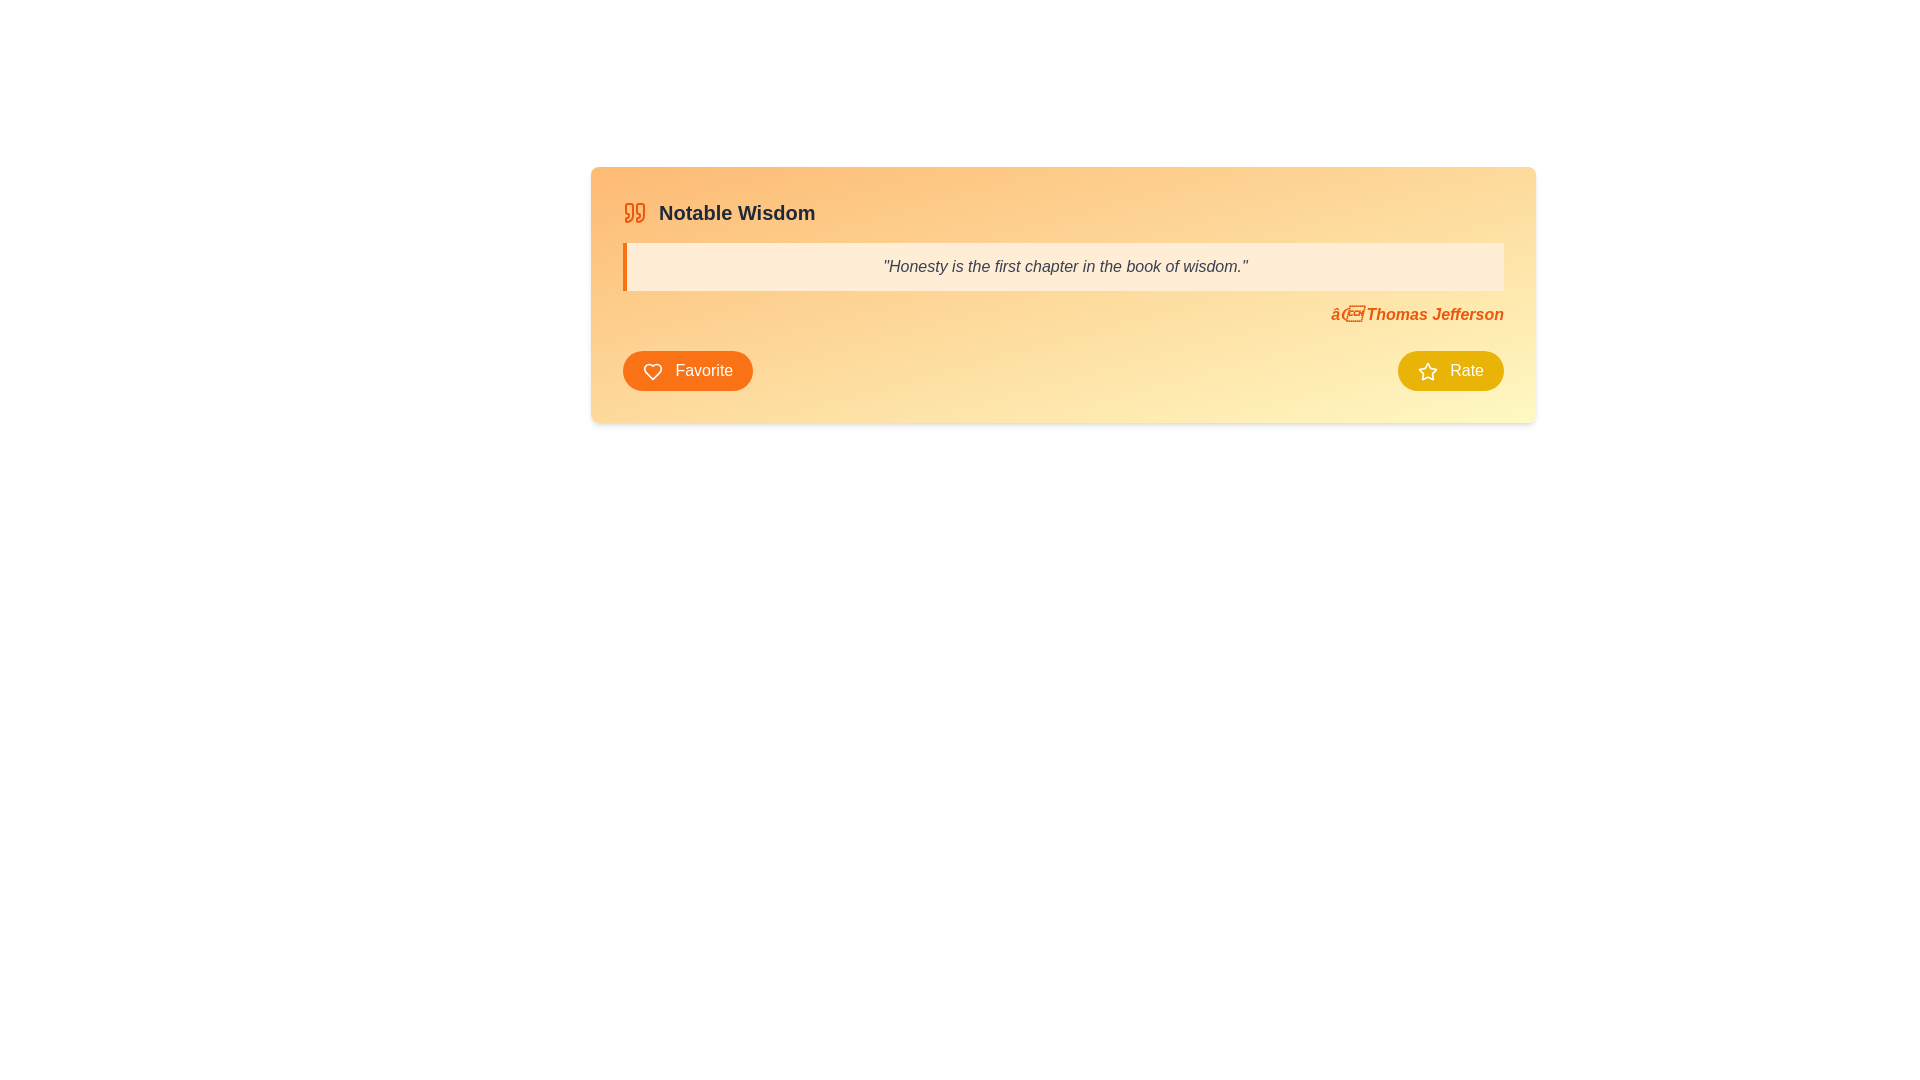  Describe the element at coordinates (633, 212) in the screenshot. I see `the vivid orange quotation mark icon located to the left of the text 'Notable Wisdom' in the top-left portion of the interface's center block` at that location.